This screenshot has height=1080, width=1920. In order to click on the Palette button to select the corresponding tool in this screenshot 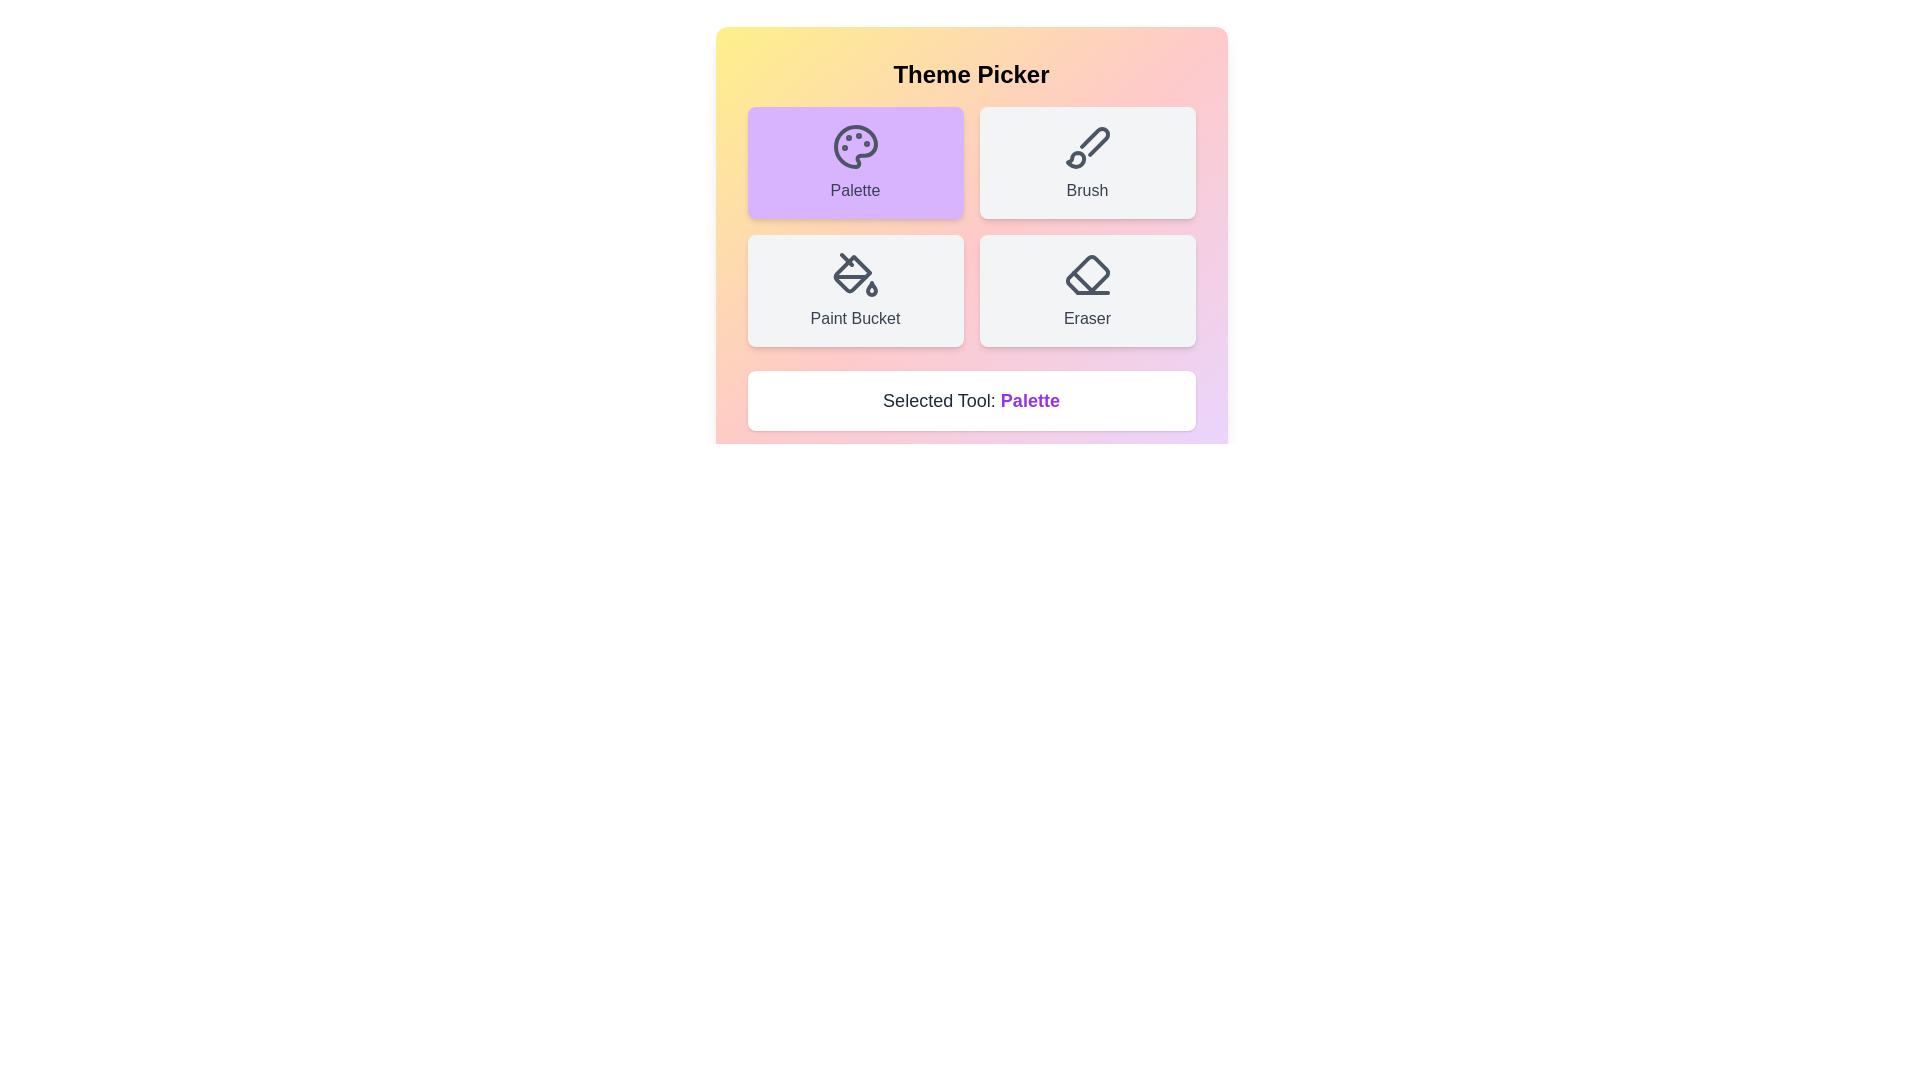, I will do `click(855, 161)`.